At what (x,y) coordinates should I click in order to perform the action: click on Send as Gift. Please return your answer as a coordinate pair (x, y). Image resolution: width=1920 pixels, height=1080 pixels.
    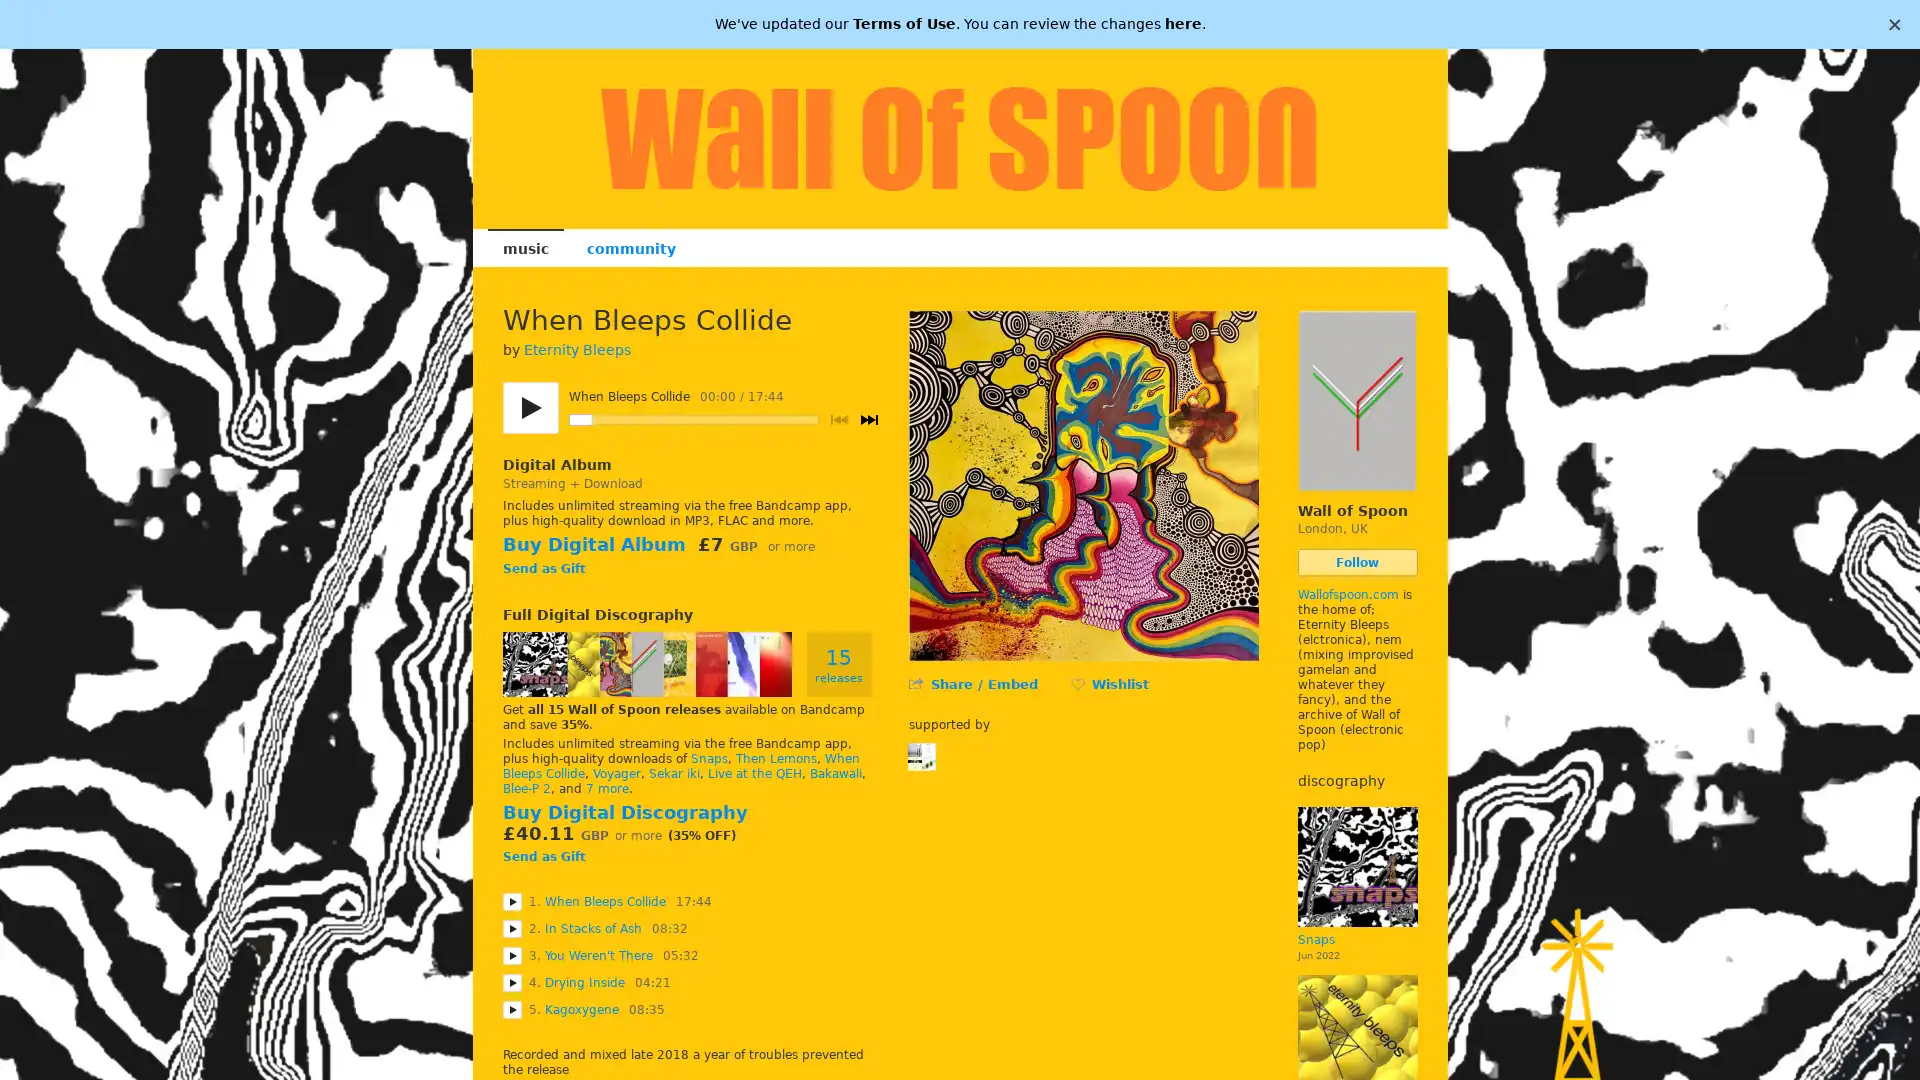
    Looking at the image, I should click on (543, 570).